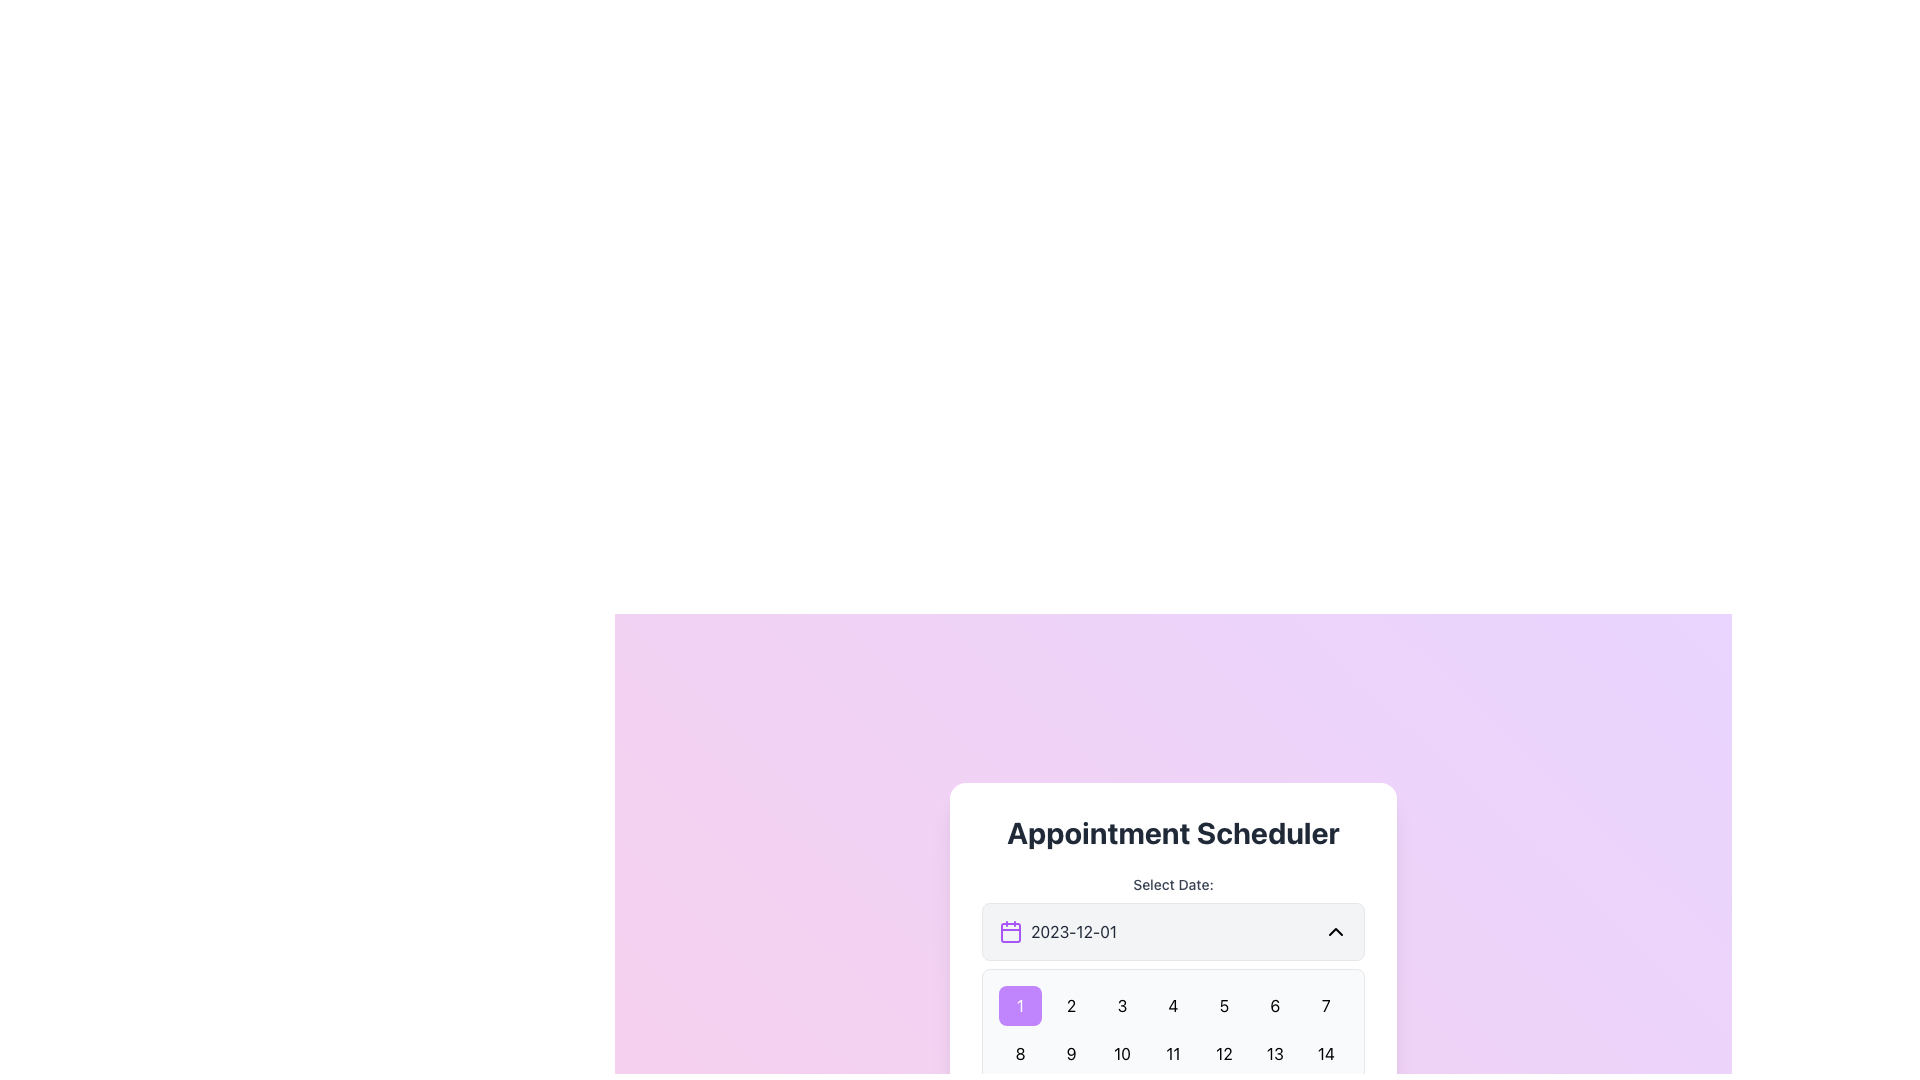  Describe the element at coordinates (1057, 932) in the screenshot. I see `displayed date from the date picker interface element, which consists of a text label and an adjacent calendar icon, located below the 'Select Date' heading` at that location.